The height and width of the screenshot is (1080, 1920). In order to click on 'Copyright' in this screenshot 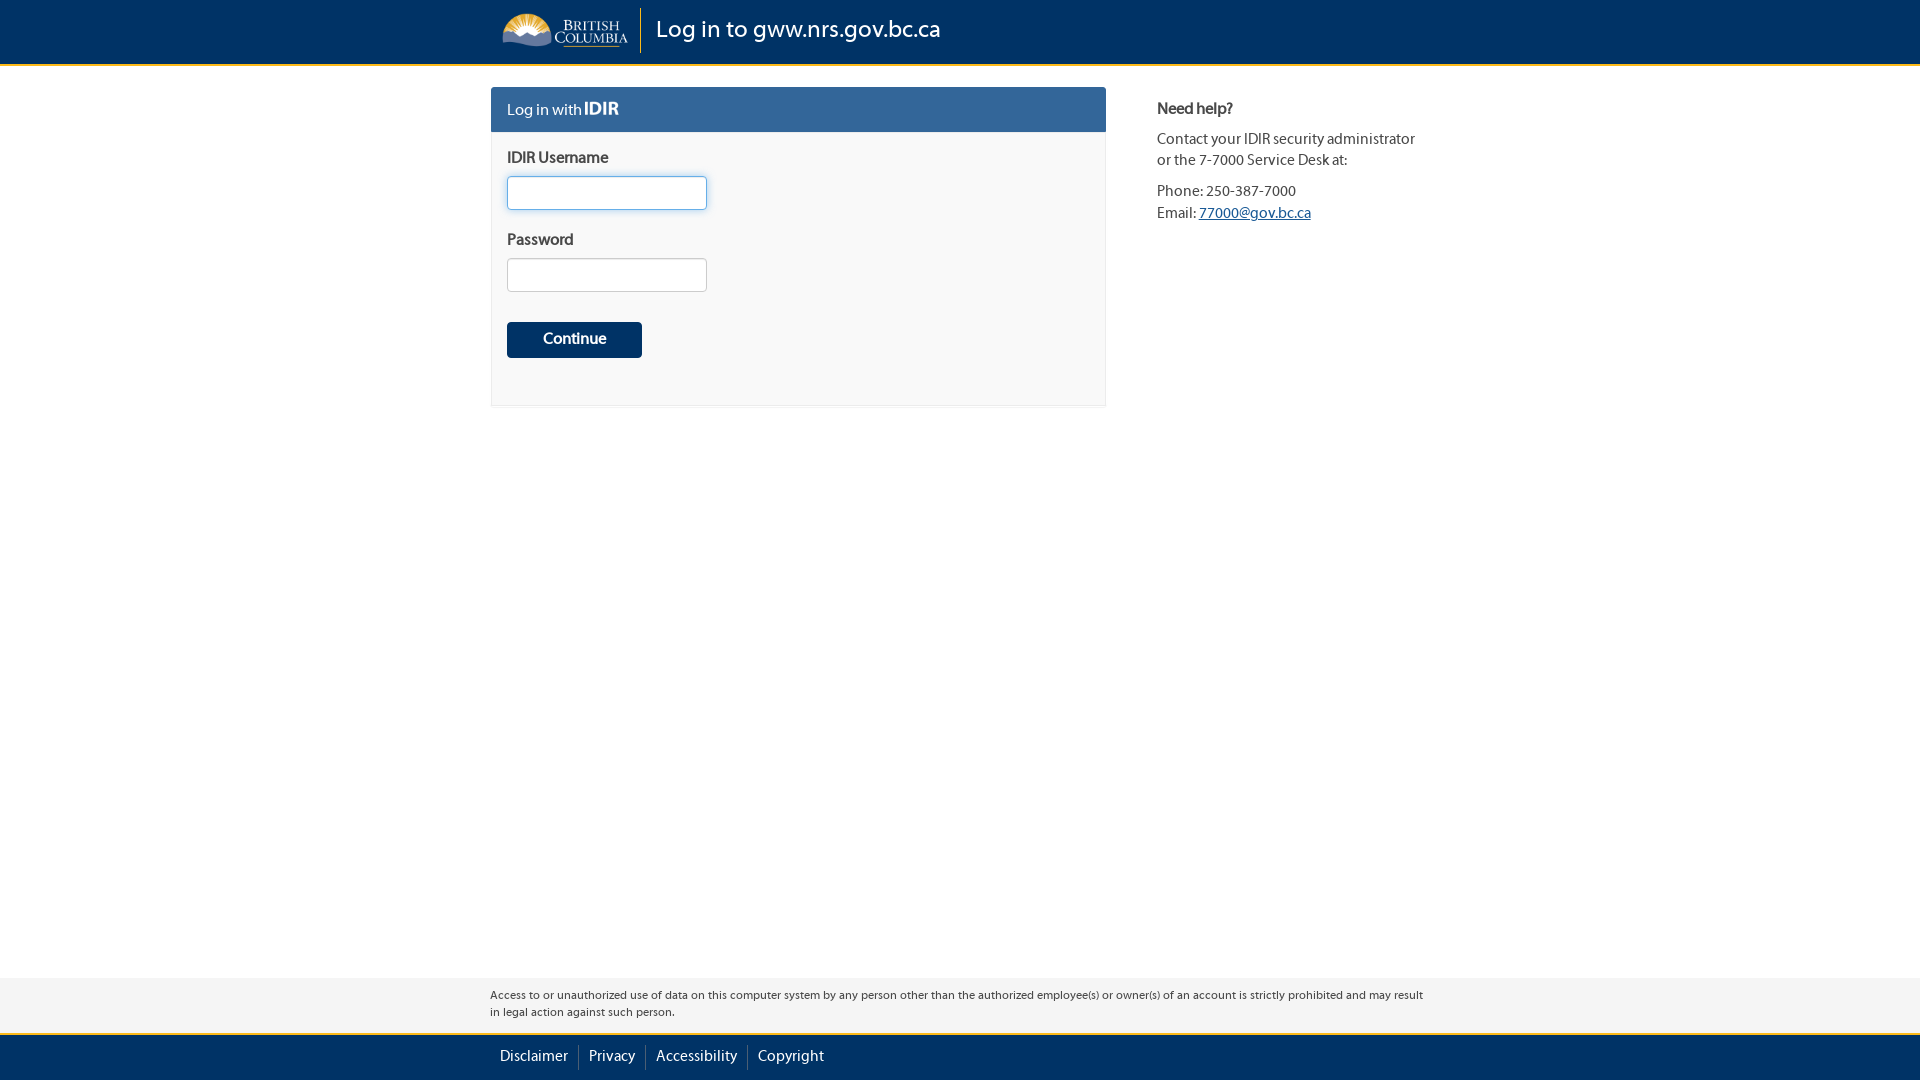, I will do `click(790, 1056)`.